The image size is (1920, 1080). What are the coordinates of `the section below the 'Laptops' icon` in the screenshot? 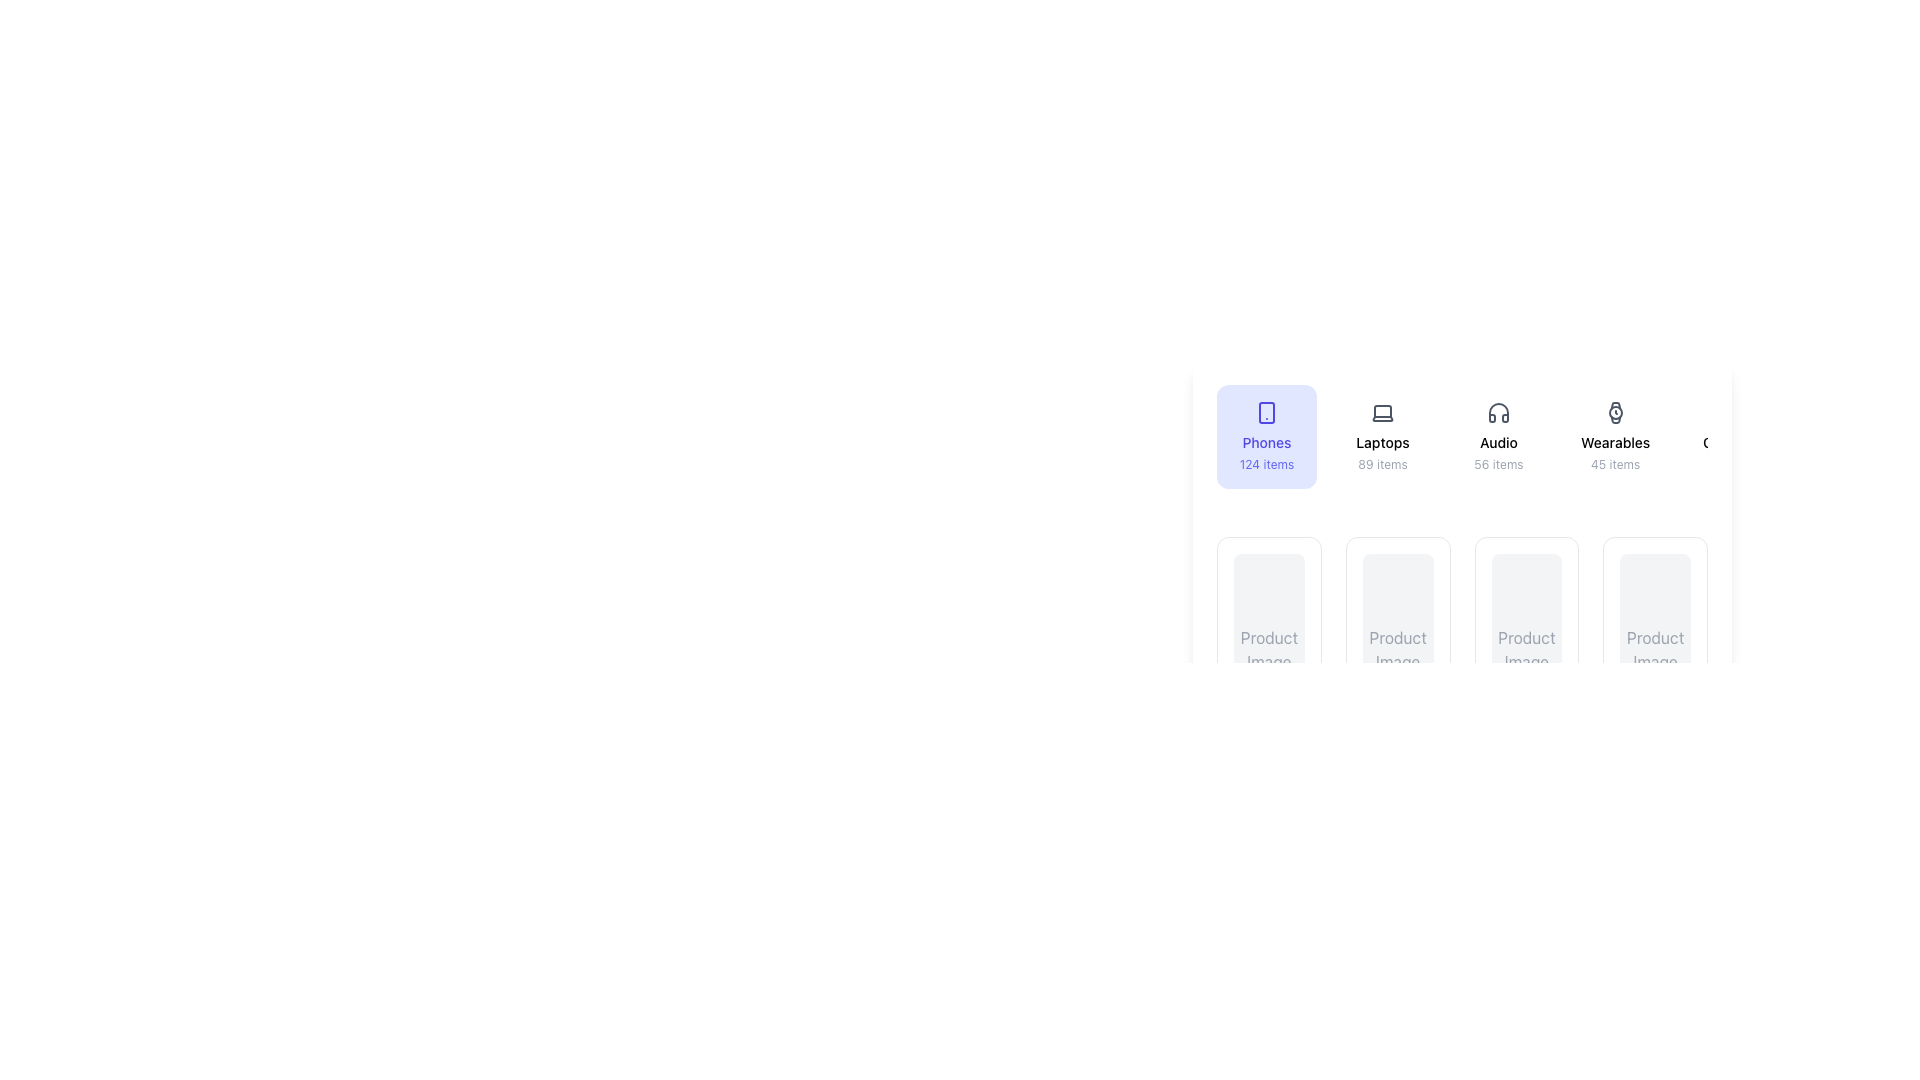 It's located at (1381, 411).